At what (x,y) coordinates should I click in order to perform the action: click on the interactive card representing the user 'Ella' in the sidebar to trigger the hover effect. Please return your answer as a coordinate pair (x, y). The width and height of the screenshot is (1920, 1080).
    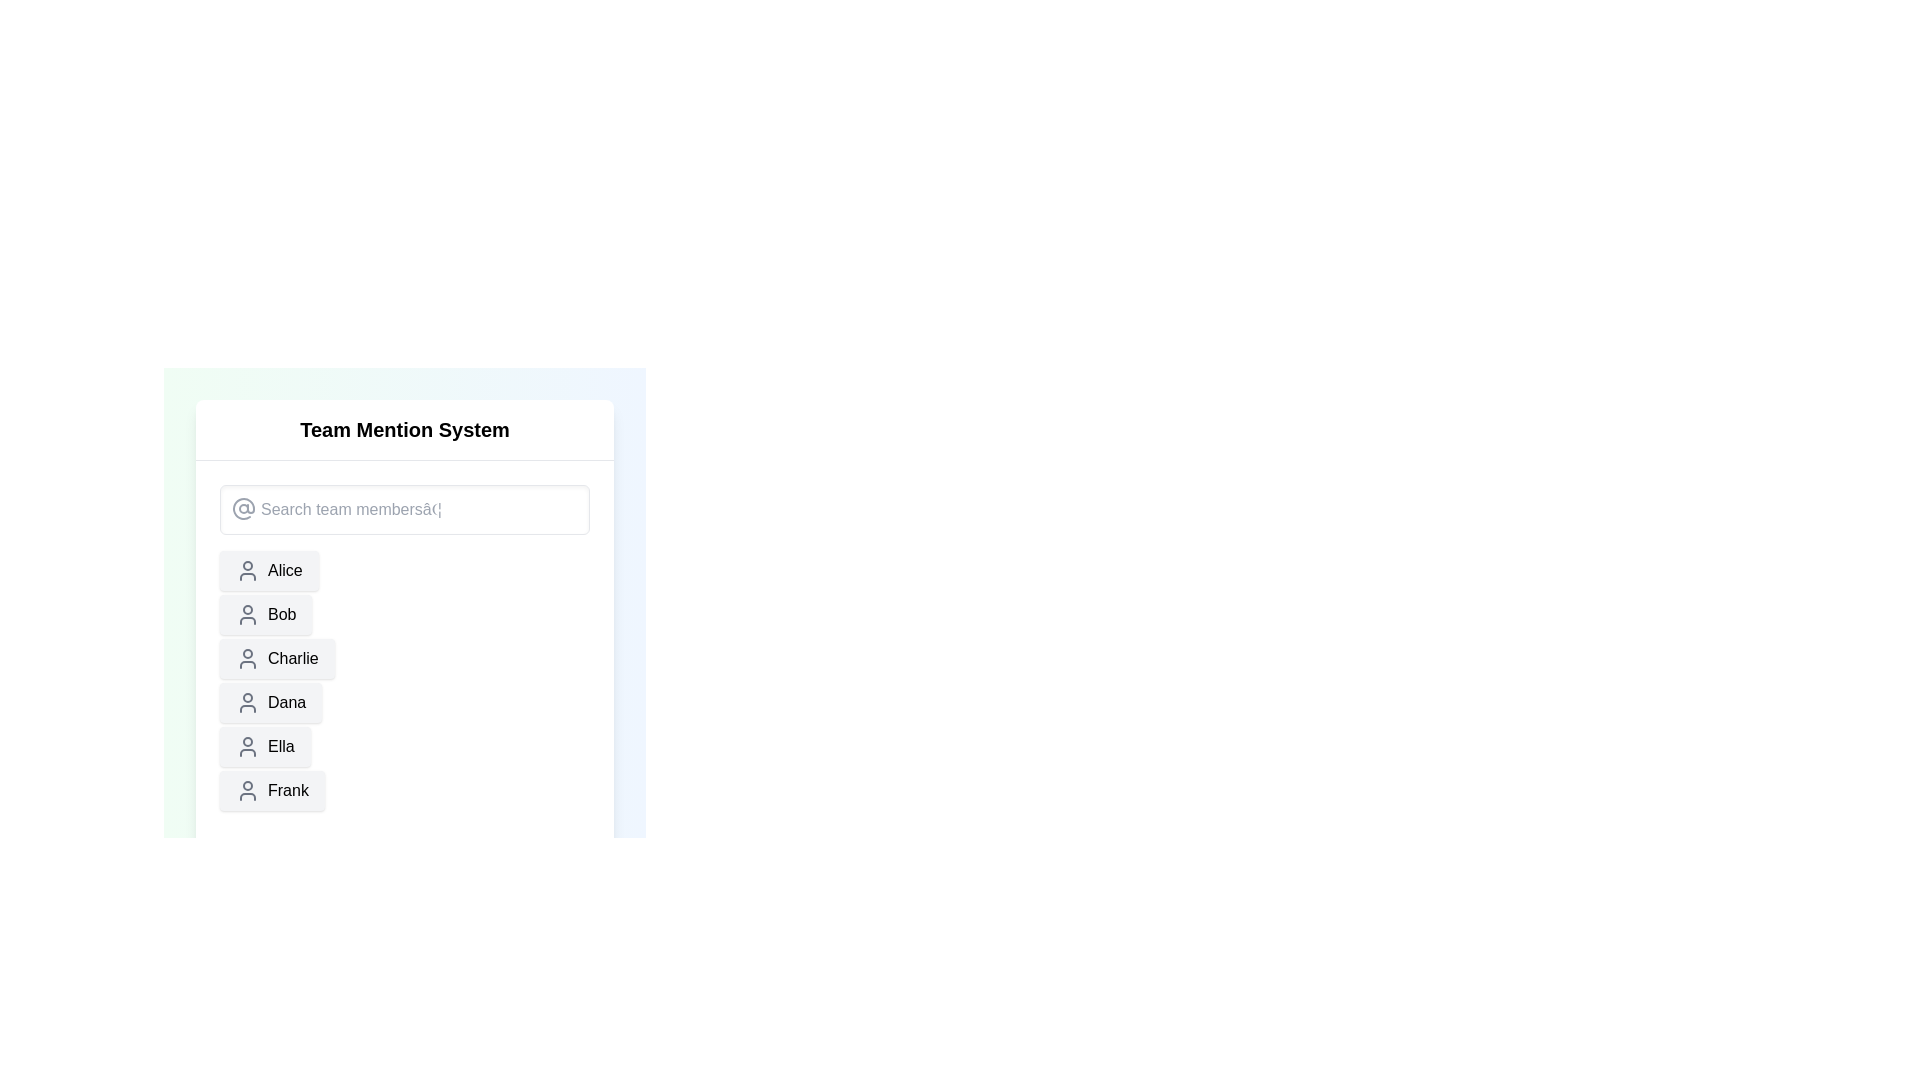
    Looking at the image, I should click on (264, 747).